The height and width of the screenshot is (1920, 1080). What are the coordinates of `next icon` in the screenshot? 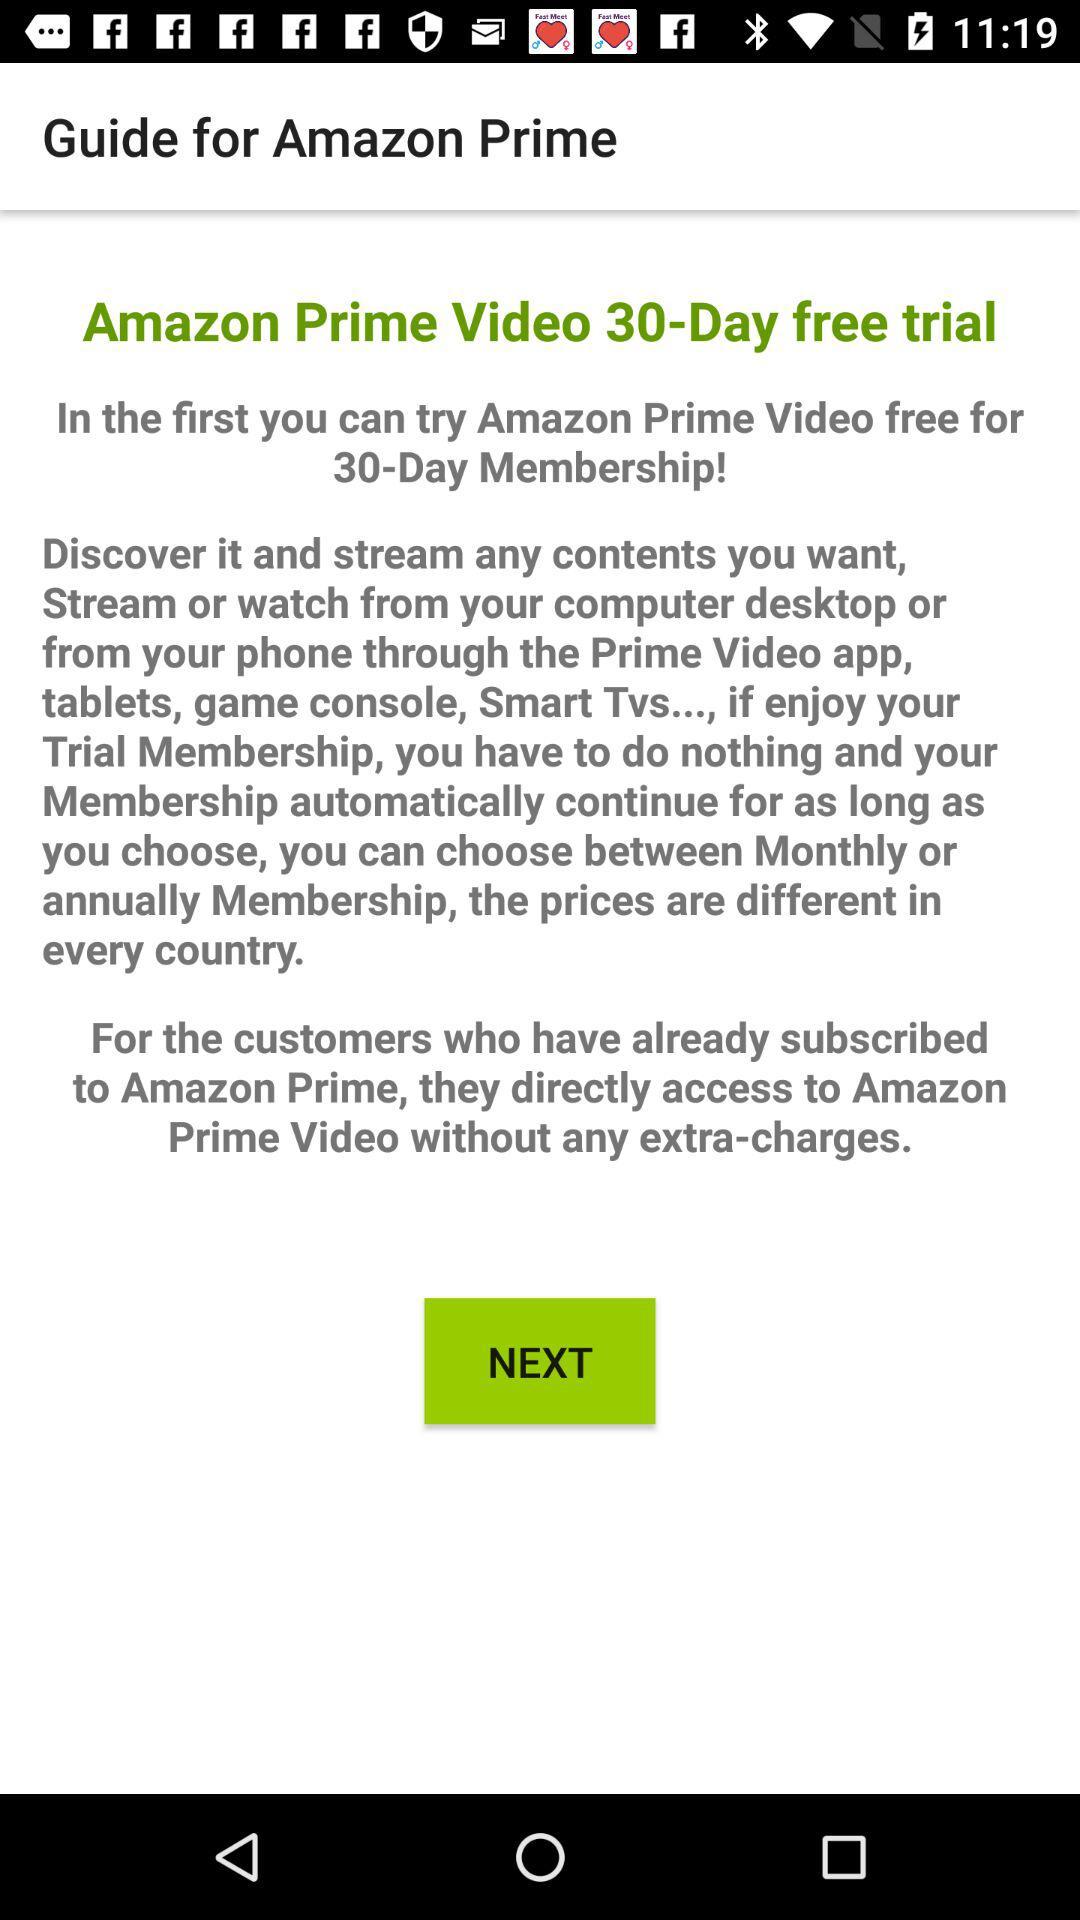 It's located at (540, 1360).